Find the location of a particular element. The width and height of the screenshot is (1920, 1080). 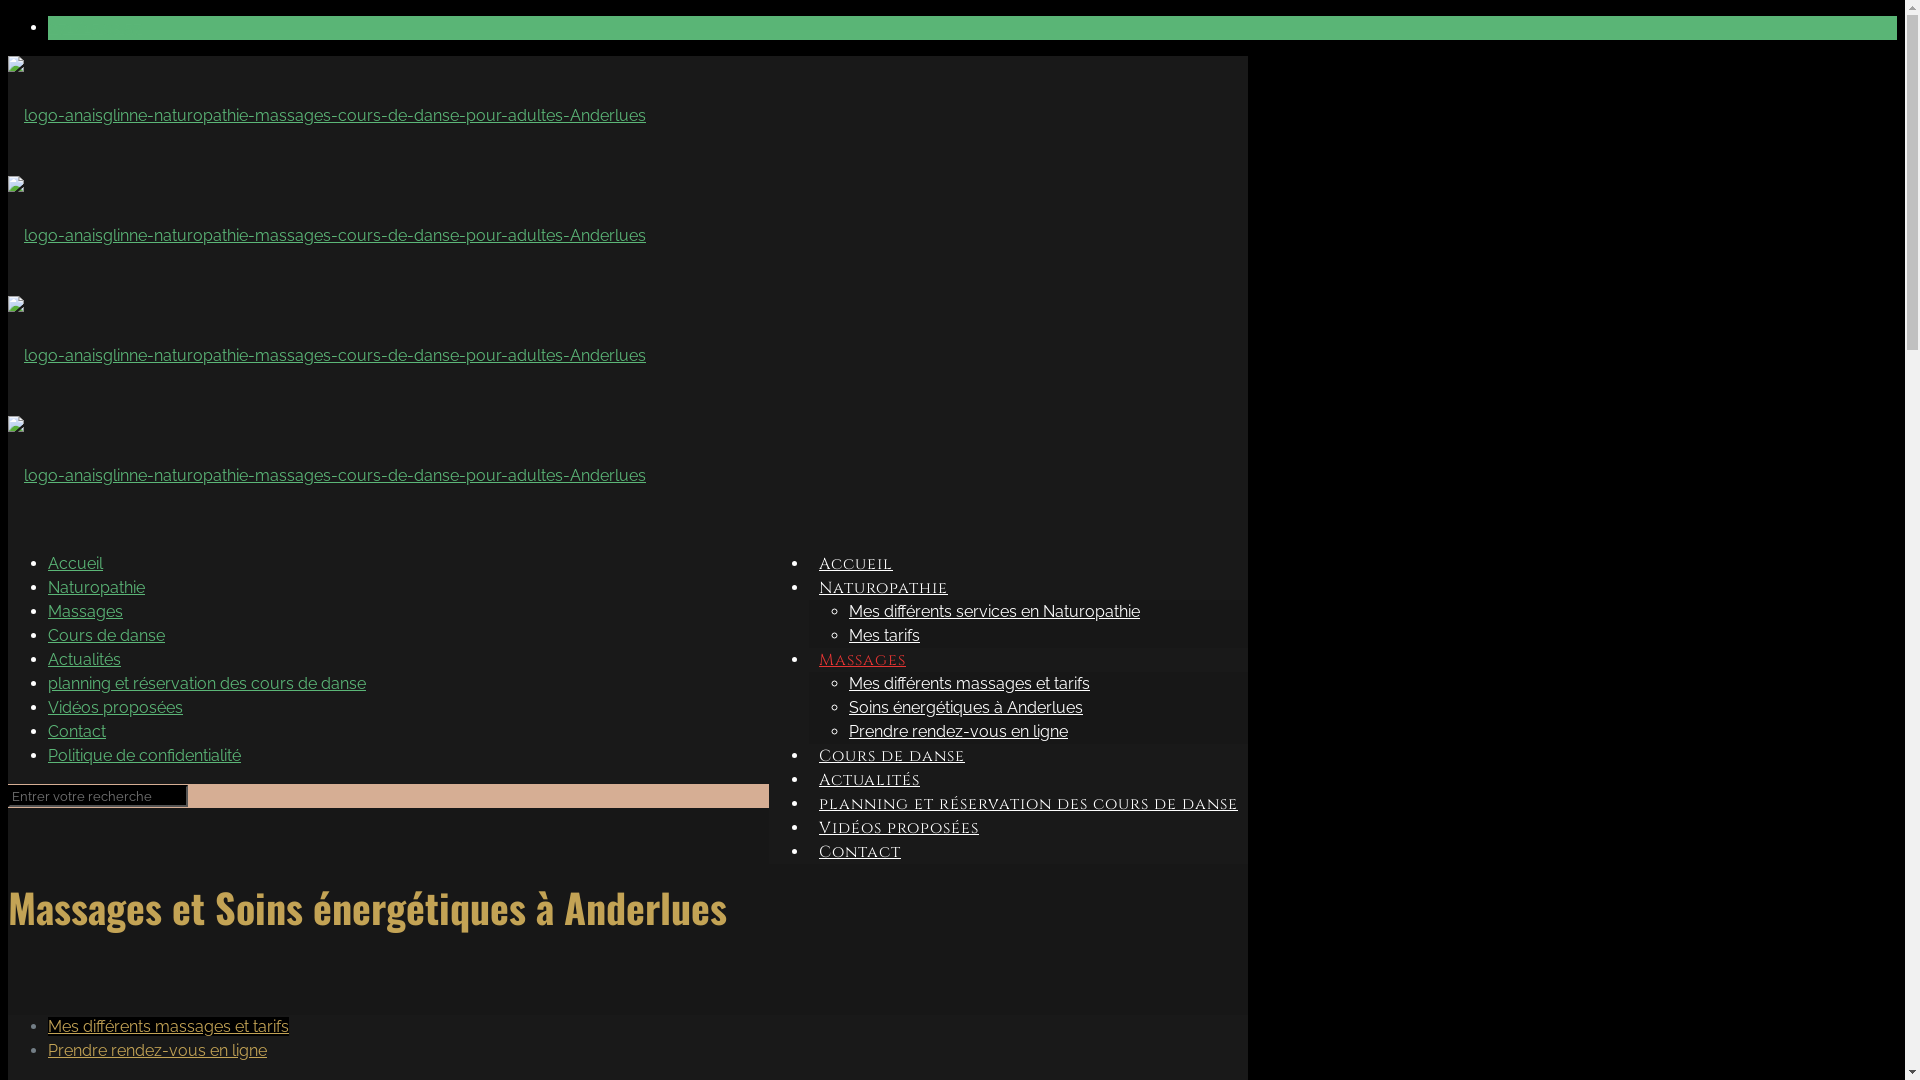

'Massages' is located at coordinates (84, 610).